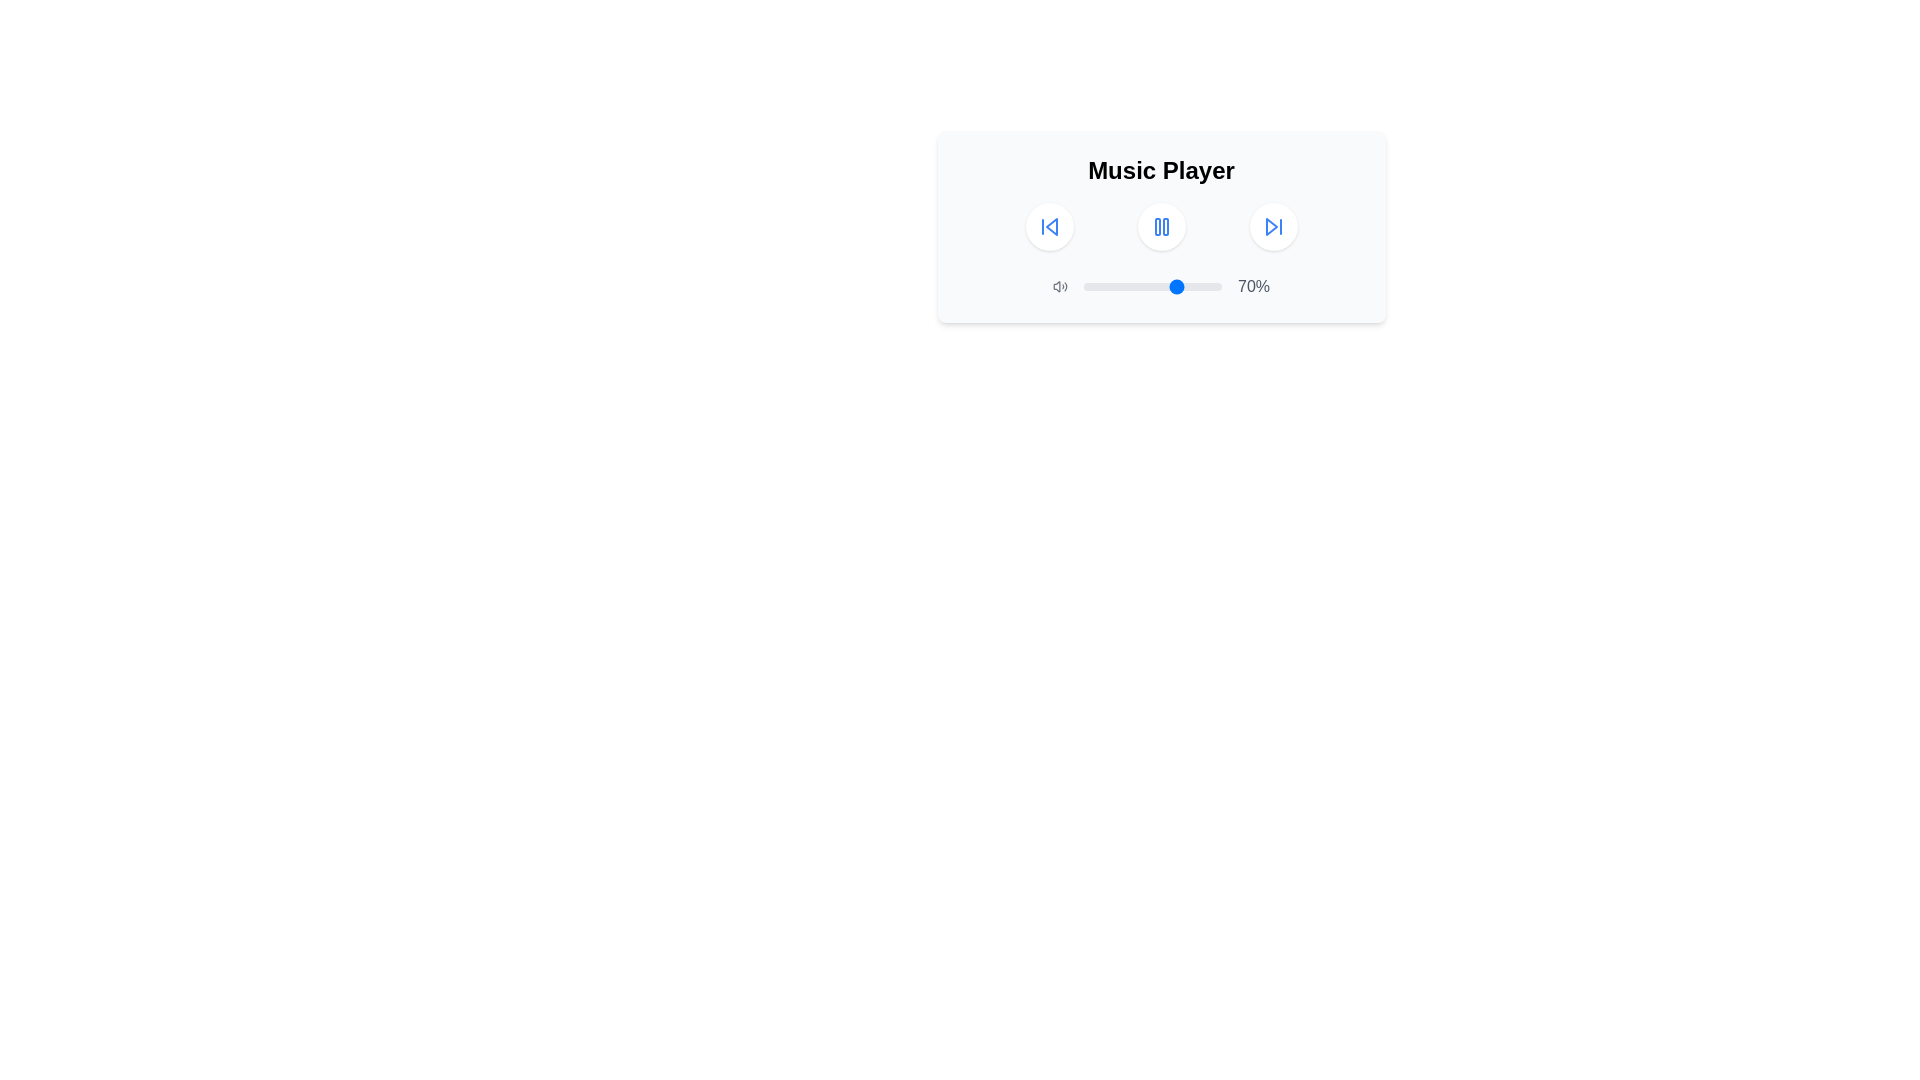  What do you see at coordinates (1157, 226) in the screenshot?
I see `the left vertical bar of the pause icon on the media player's control pane, which is a rounded rectangle styled as a pause button` at bounding box center [1157, 226].